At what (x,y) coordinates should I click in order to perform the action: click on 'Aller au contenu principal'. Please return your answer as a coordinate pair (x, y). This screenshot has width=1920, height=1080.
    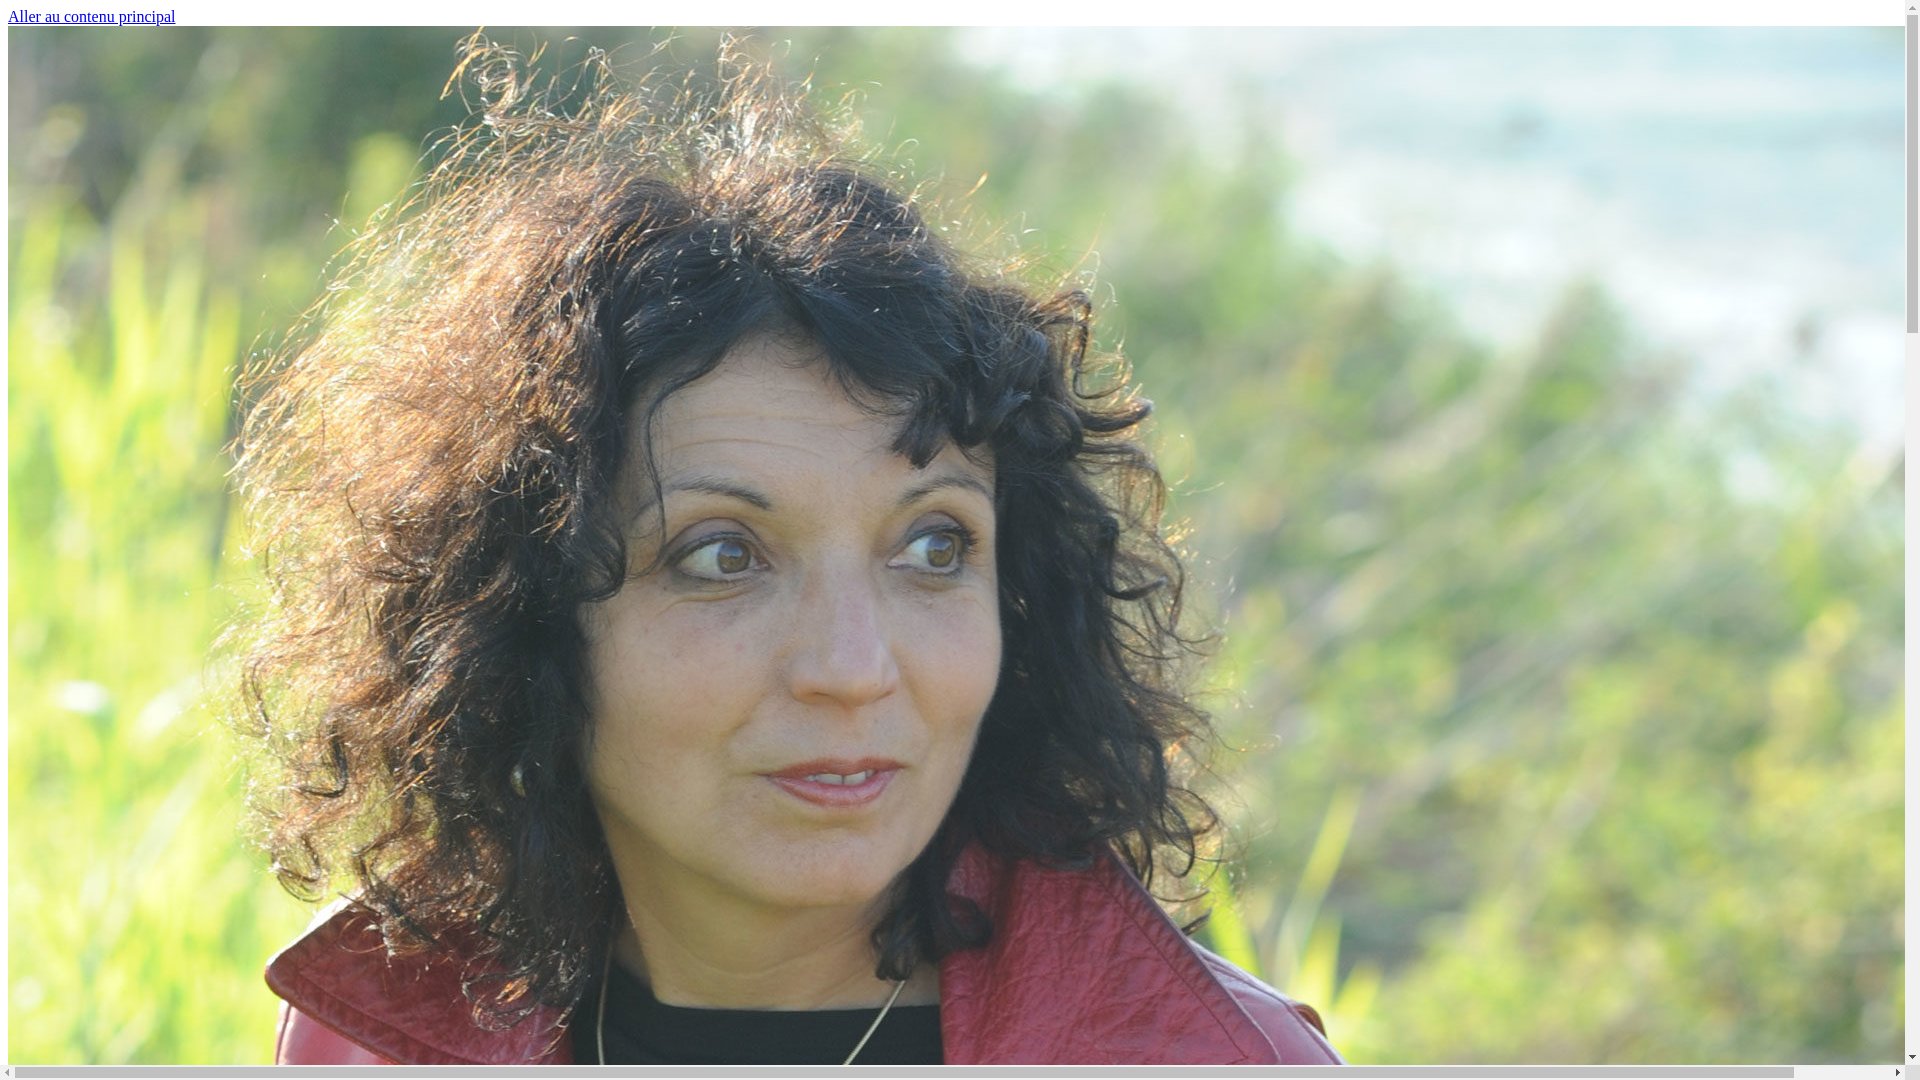
    Looking at the image, I should click on (8, 16).